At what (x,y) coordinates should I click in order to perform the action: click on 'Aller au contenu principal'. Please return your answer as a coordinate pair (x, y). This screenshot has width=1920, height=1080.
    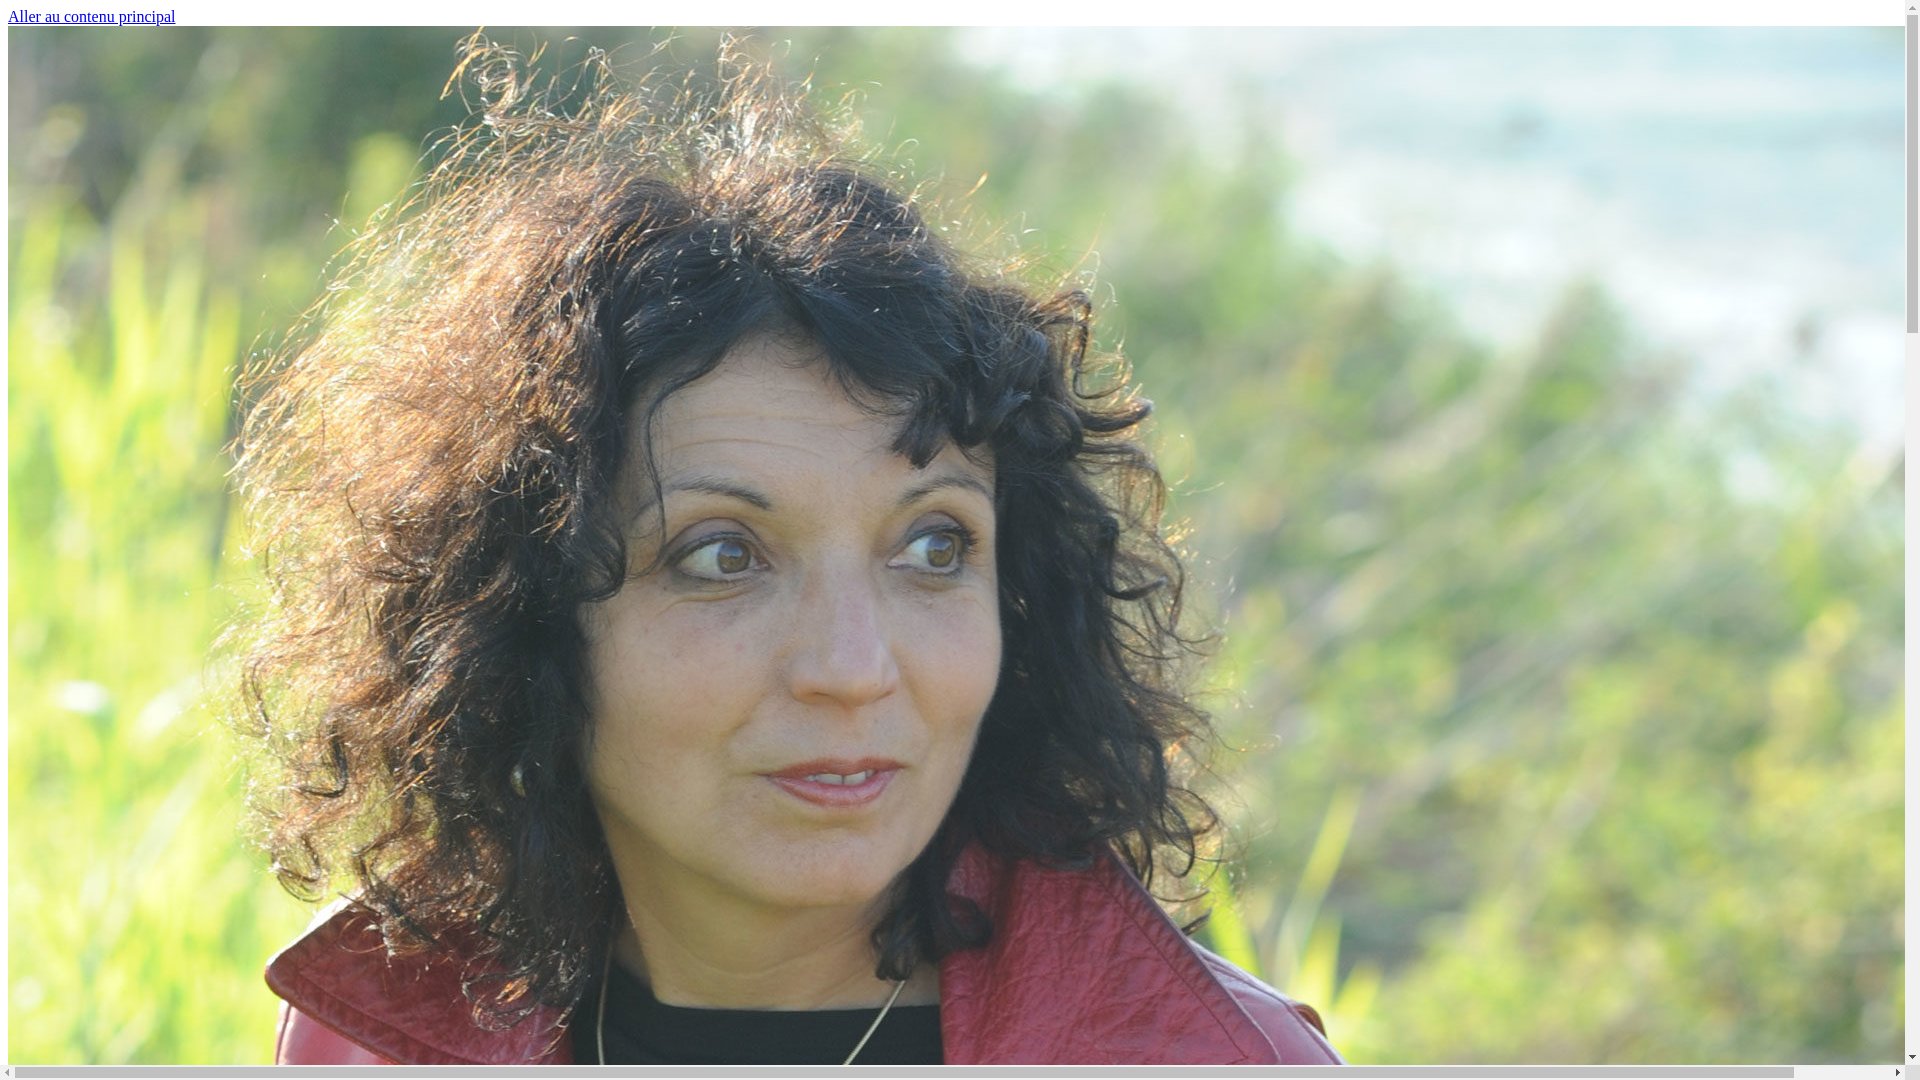
    Looking at the image, I should click on (8, 16).